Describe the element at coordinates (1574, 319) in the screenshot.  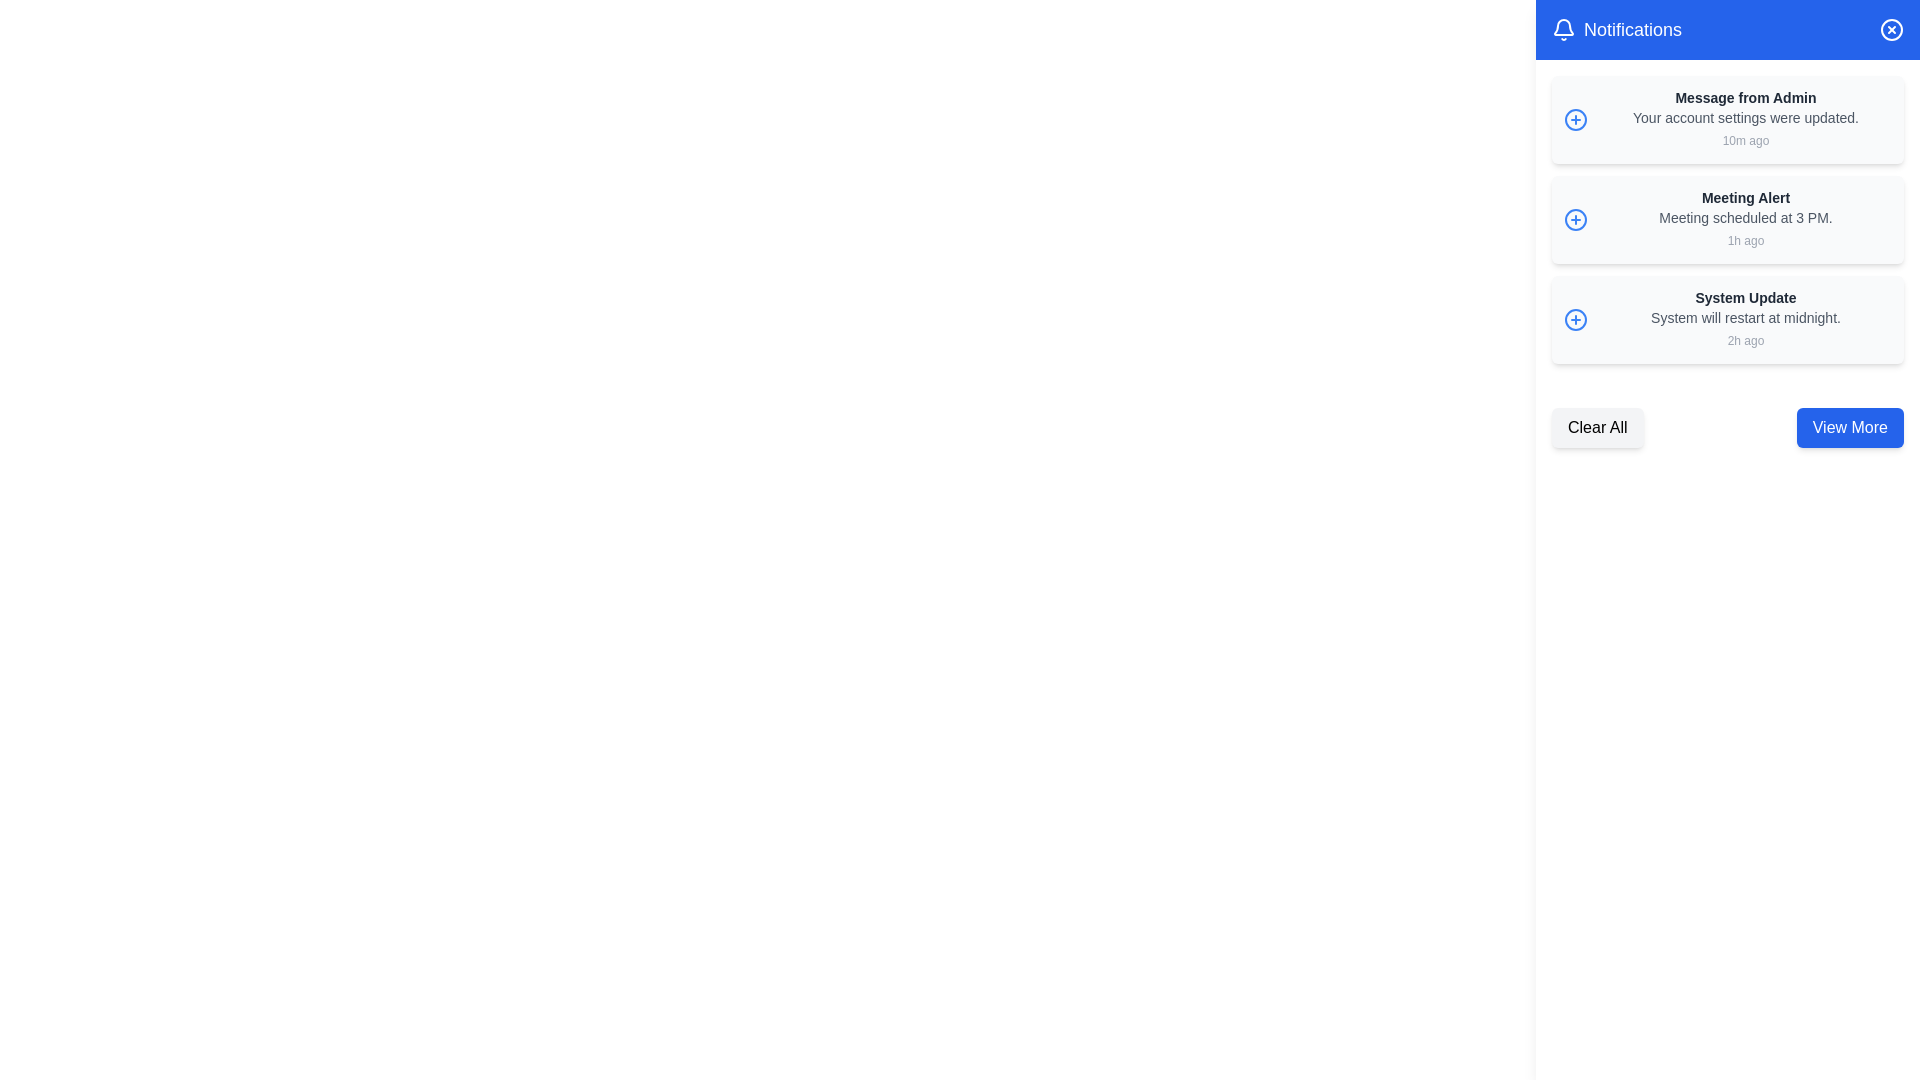
I see `the blue circular icon button with a plus sign located on the left side of the 'System Update' notification` at that location.